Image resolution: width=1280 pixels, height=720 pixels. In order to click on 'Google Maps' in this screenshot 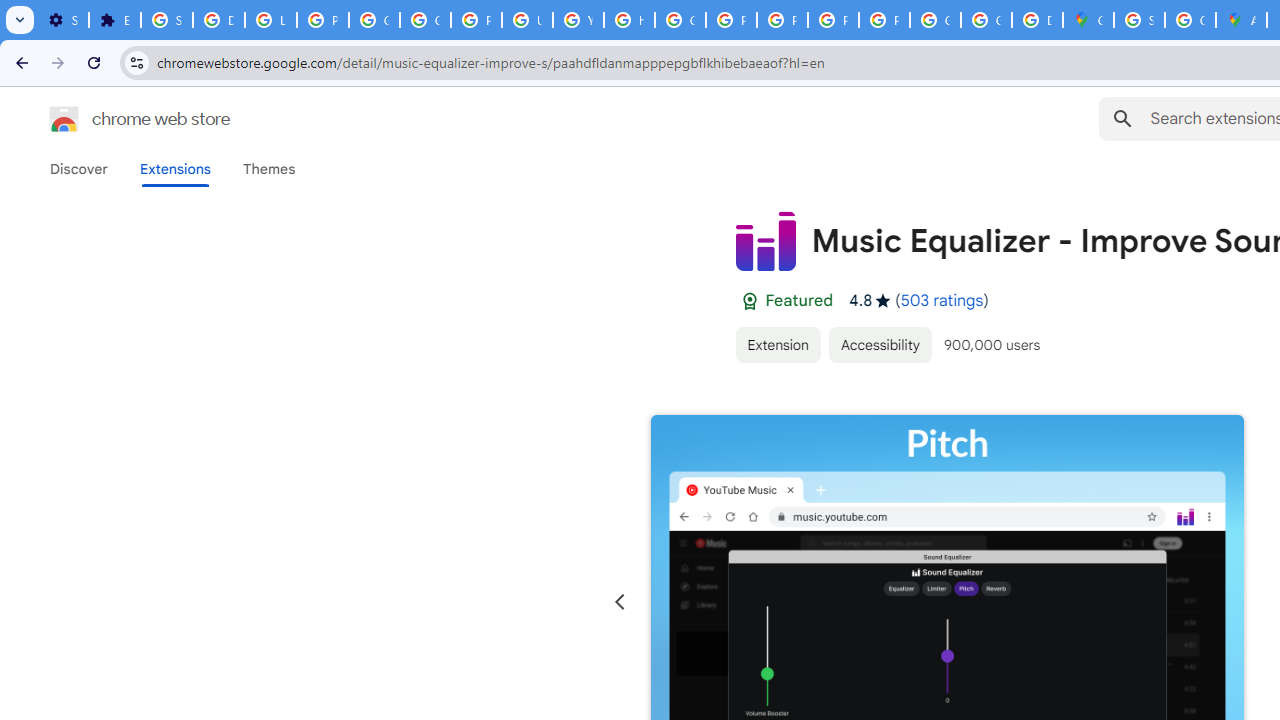, I will do `click(1087, 20)`.